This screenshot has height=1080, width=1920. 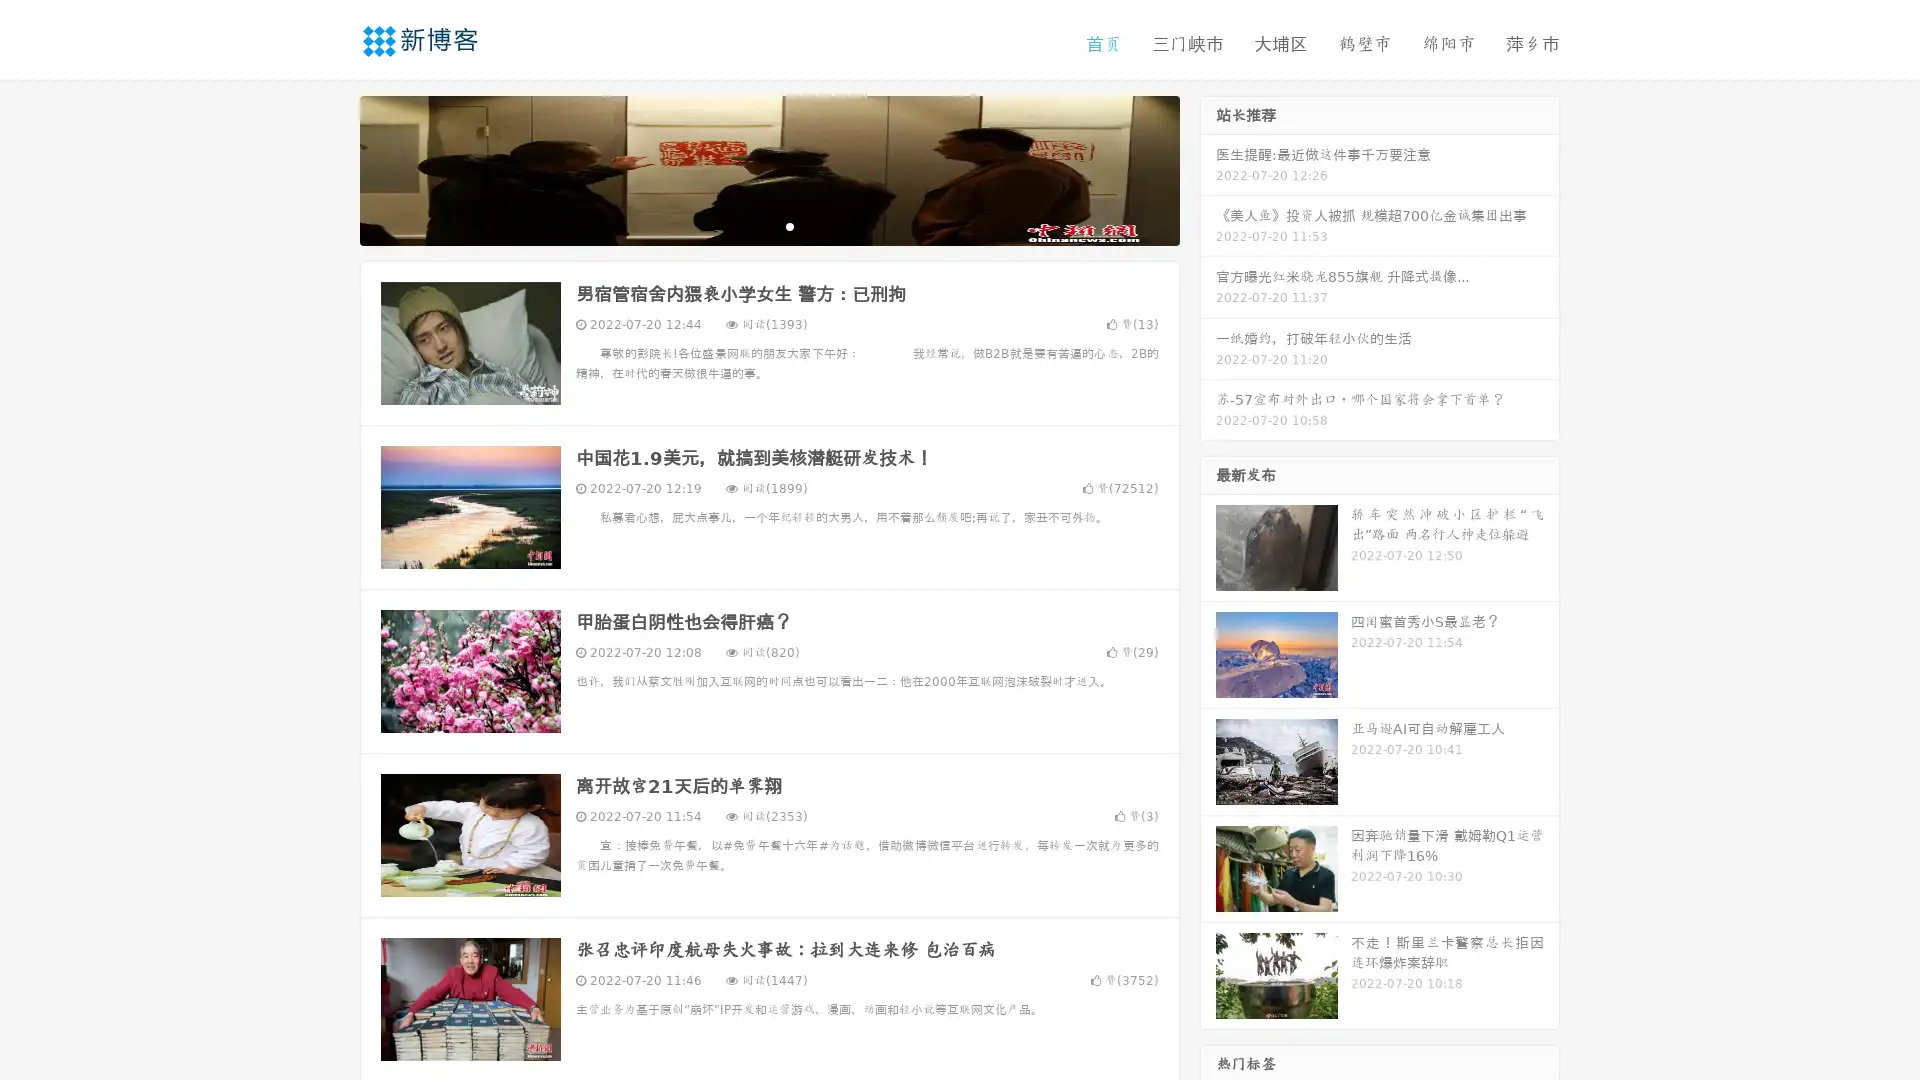 What do you see at coordinates (330, 168) in the screenshot?
I see `Previous slide` at bounding box center [330, 168].